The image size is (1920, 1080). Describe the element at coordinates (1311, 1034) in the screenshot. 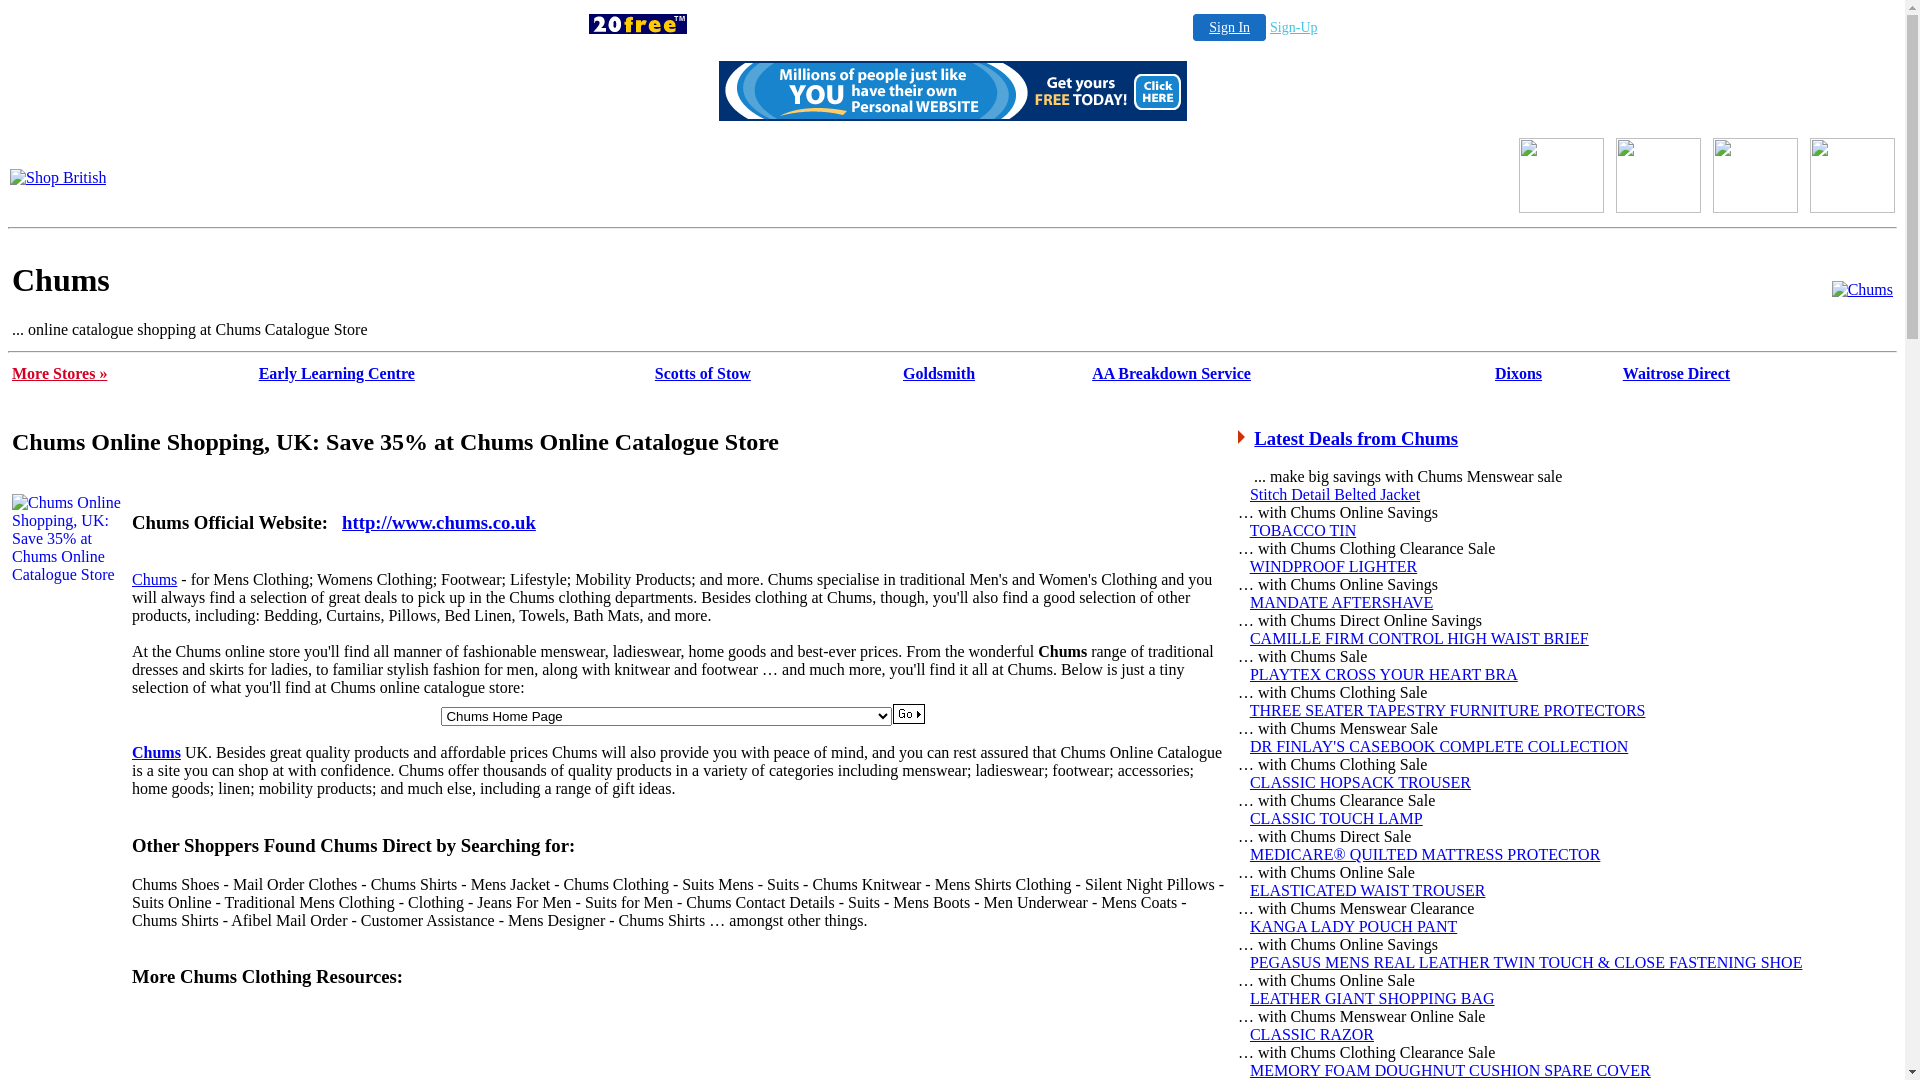

I see `'CLASSIC RAZOR'` at that location.